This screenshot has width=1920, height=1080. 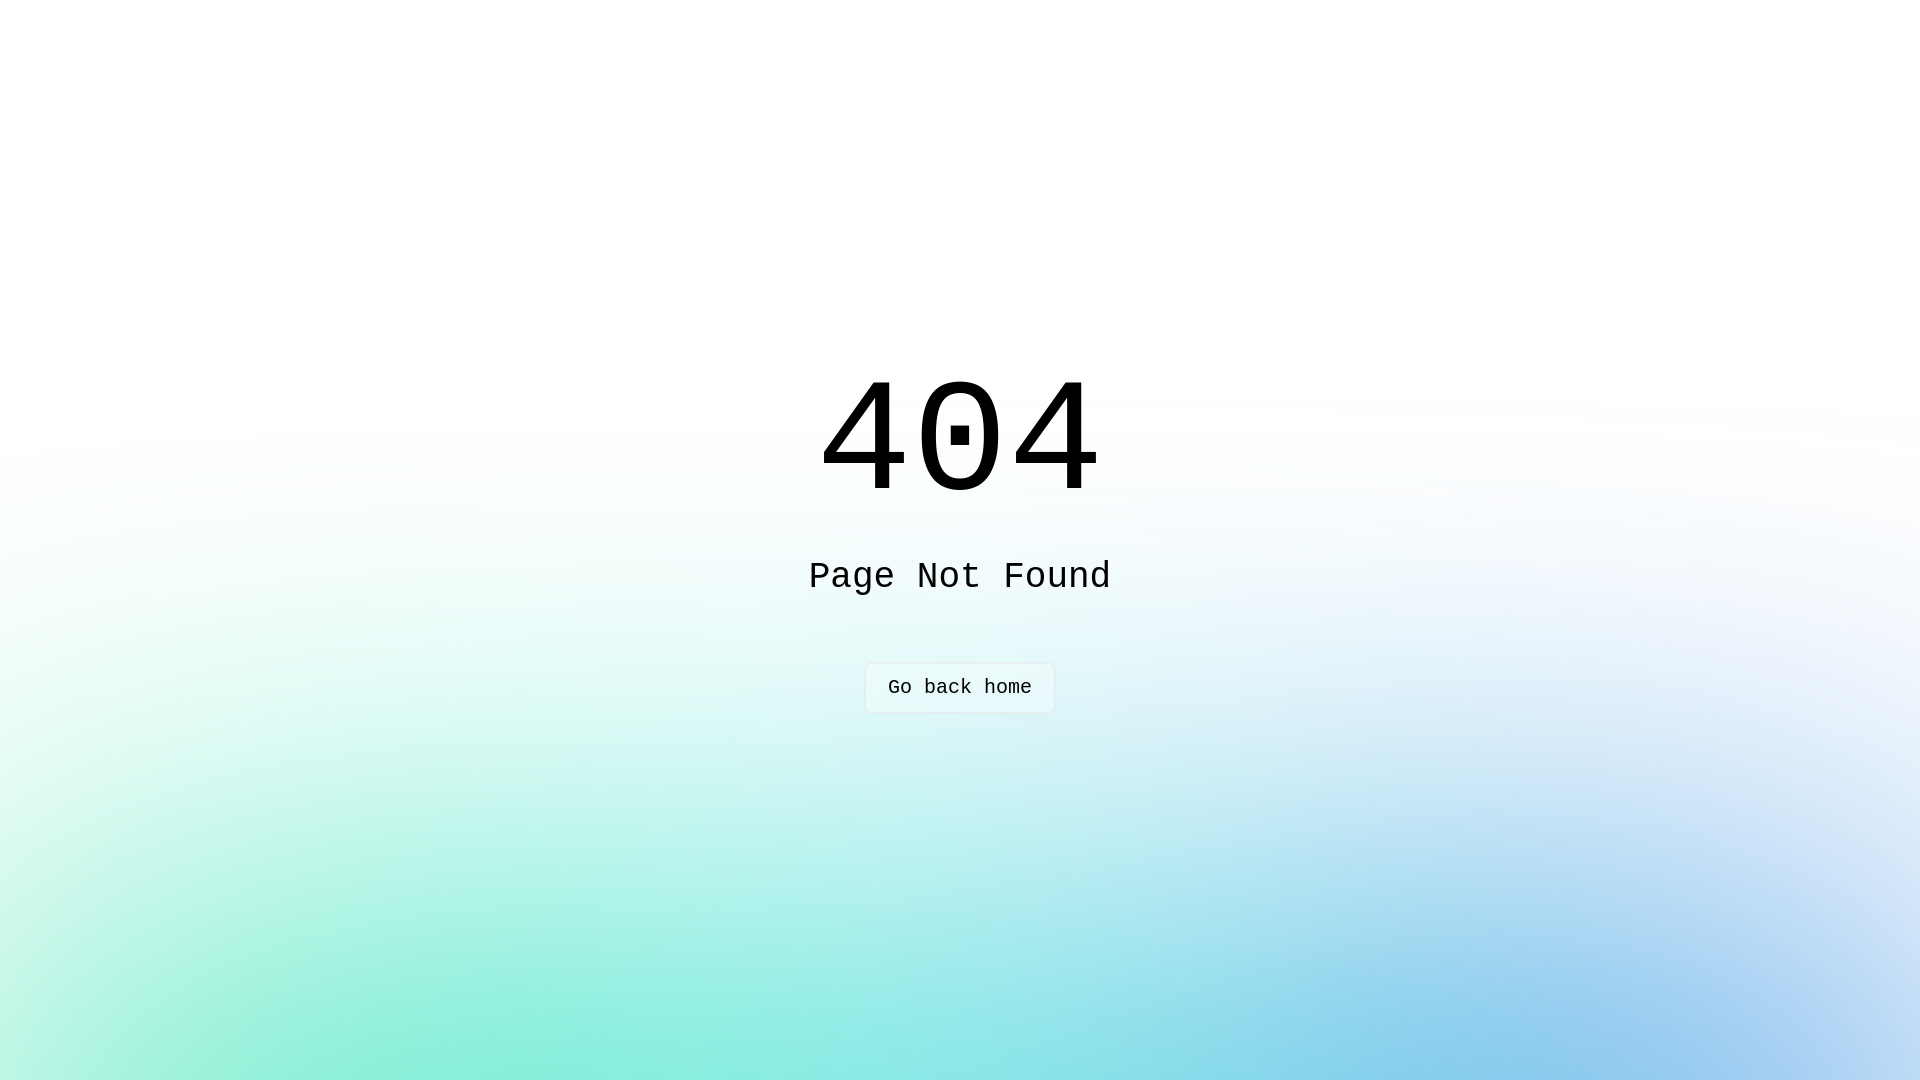 What do you see at coordinates (960, 686) in the screenshot?
I see `'Go back home'` at bounding box center [960, 686].